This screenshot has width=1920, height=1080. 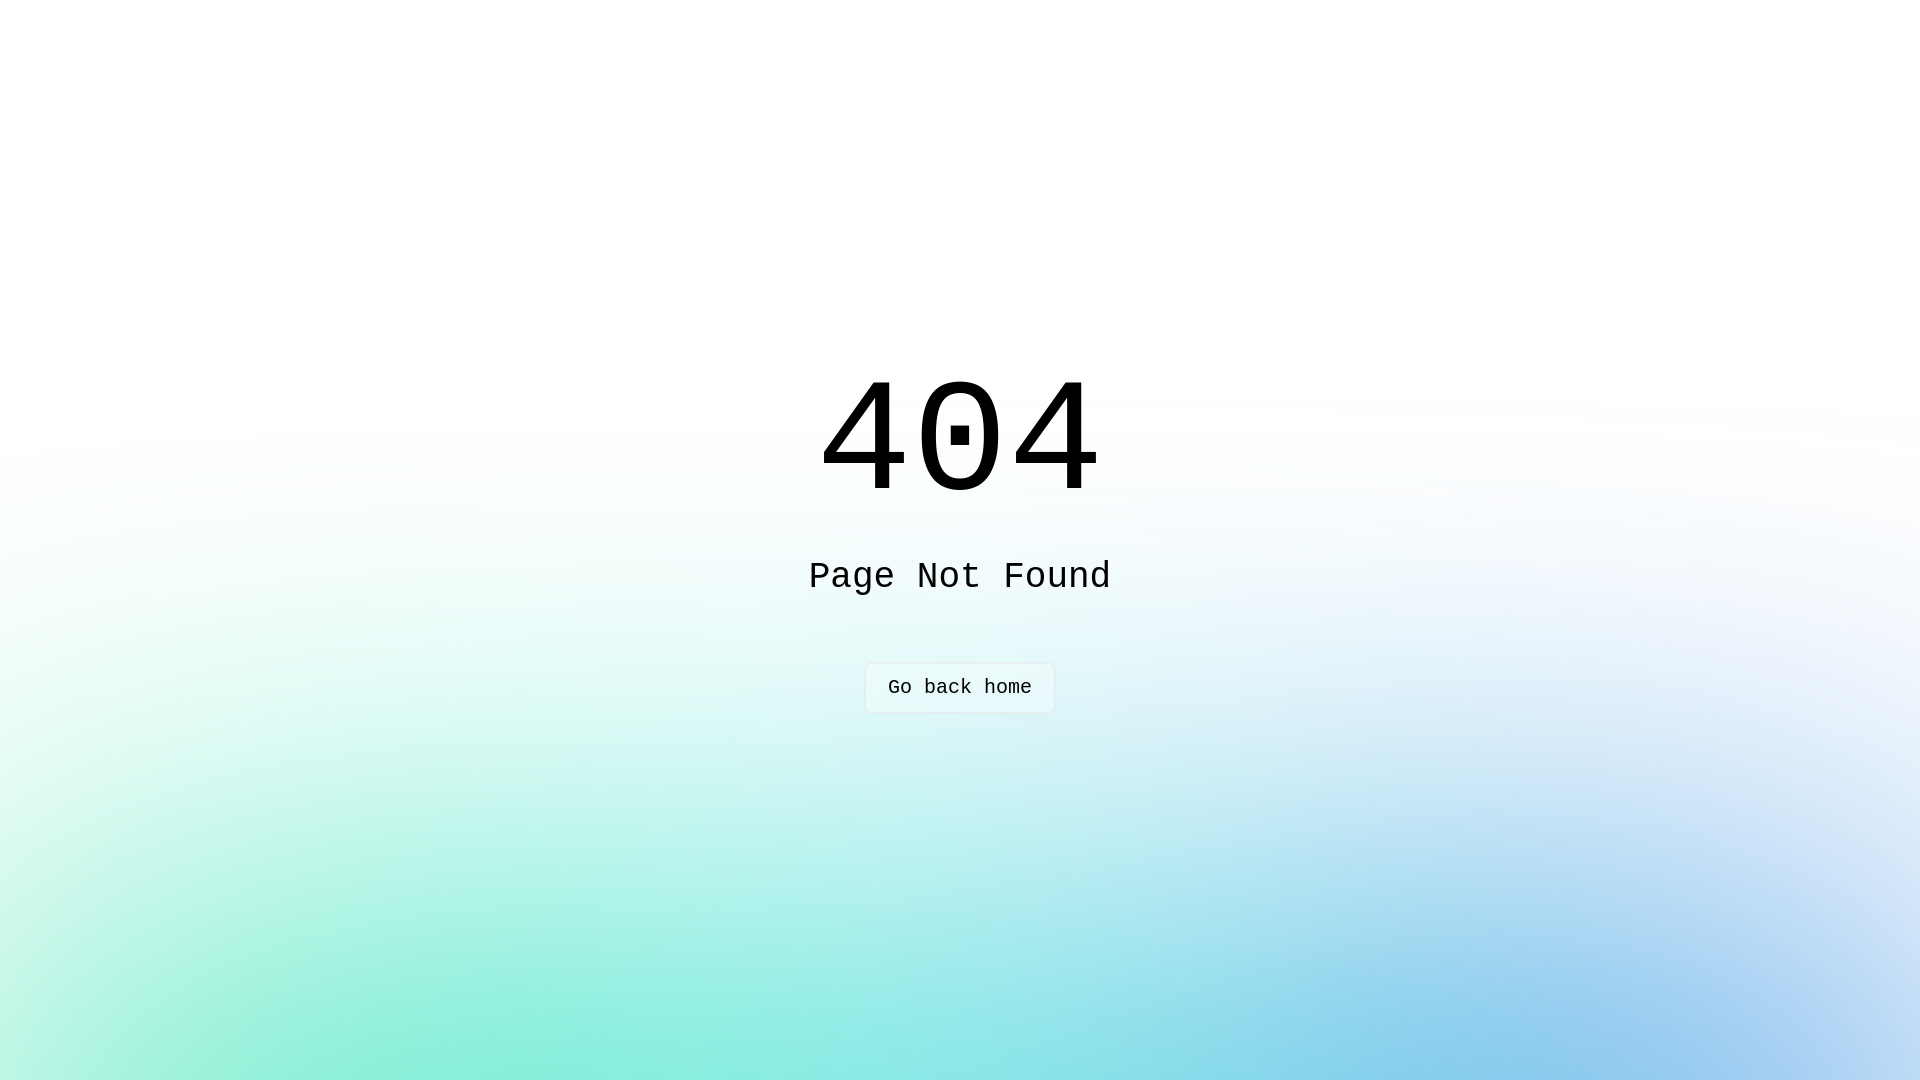 What do you see at coordinates (960, 686) in the screenshot?
I see `'Go back home'` at bounding box center [960, 686].